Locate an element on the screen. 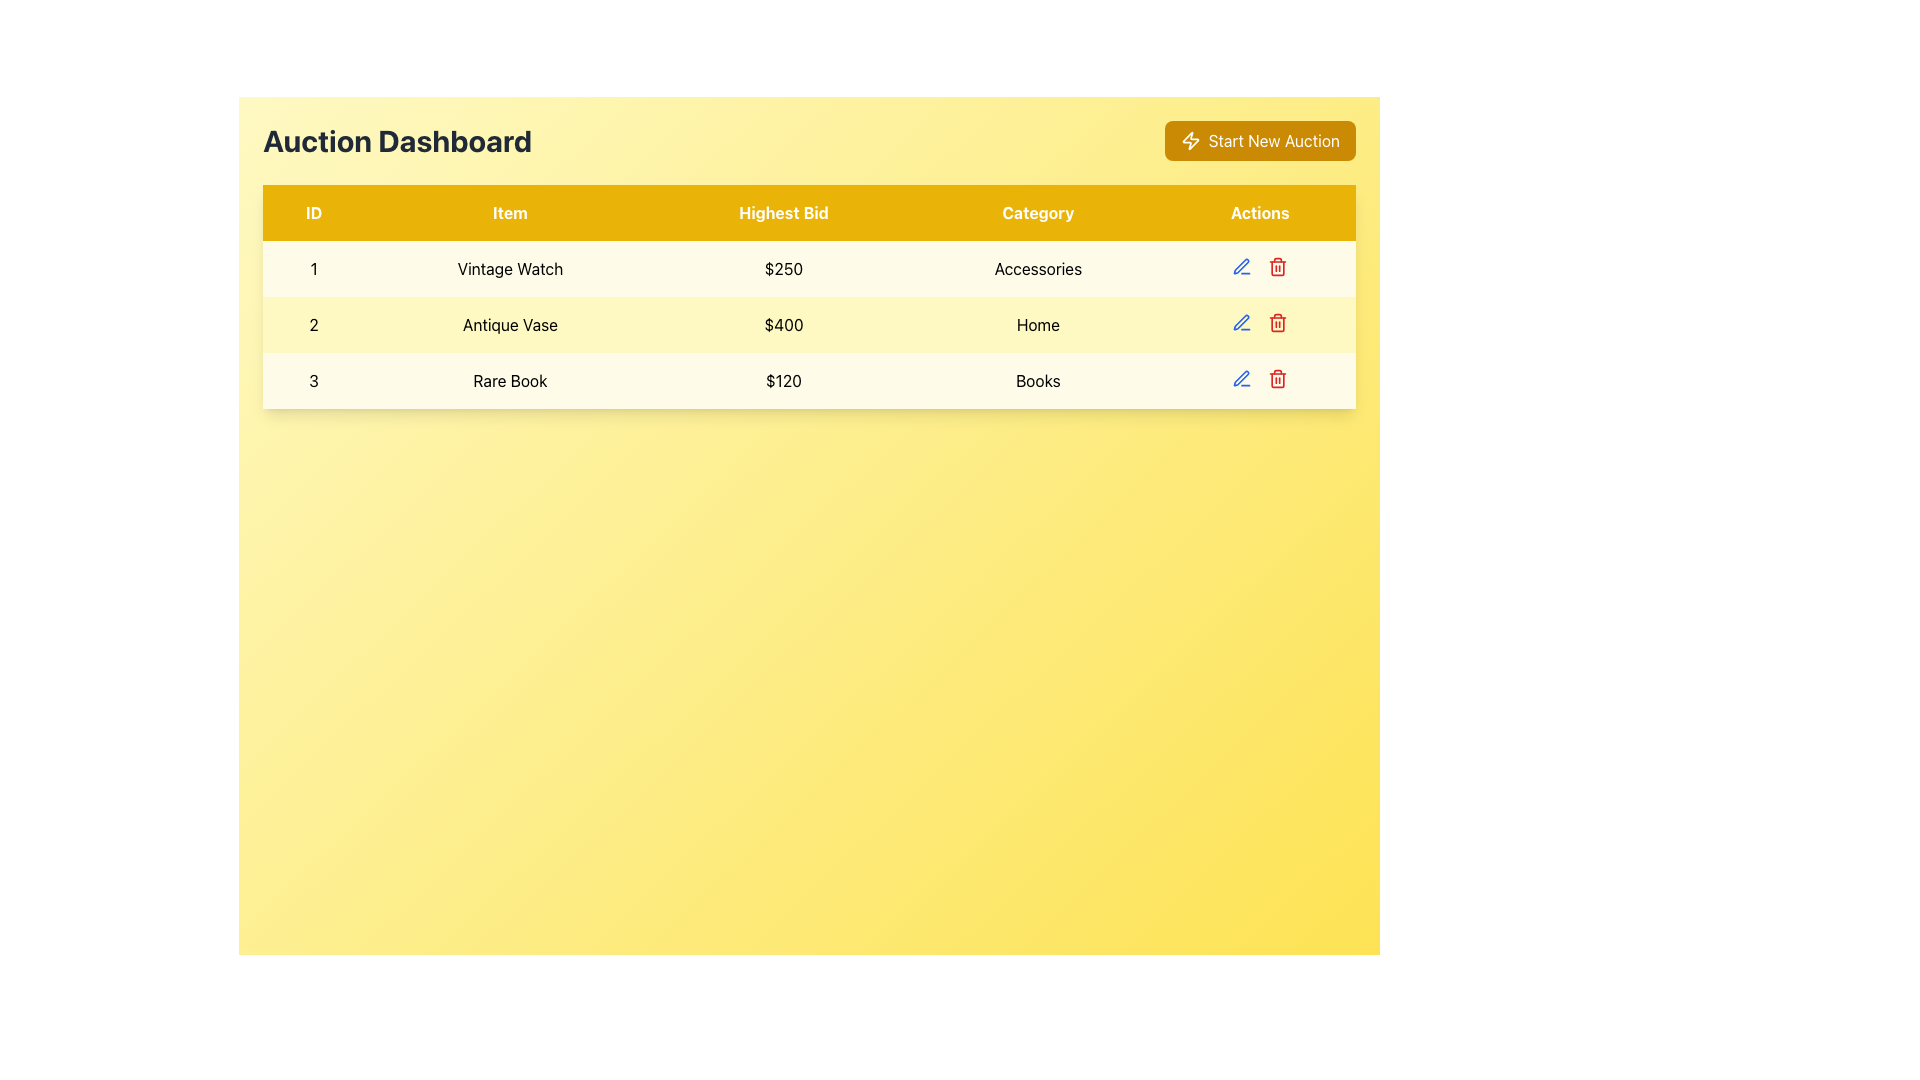 This screenshot has height=1080, width=1920. the text label that provides the name of the product in the auction table, located in the first row and second column, adjacent to '1' and '$250' is located at coordinates (510, 268).